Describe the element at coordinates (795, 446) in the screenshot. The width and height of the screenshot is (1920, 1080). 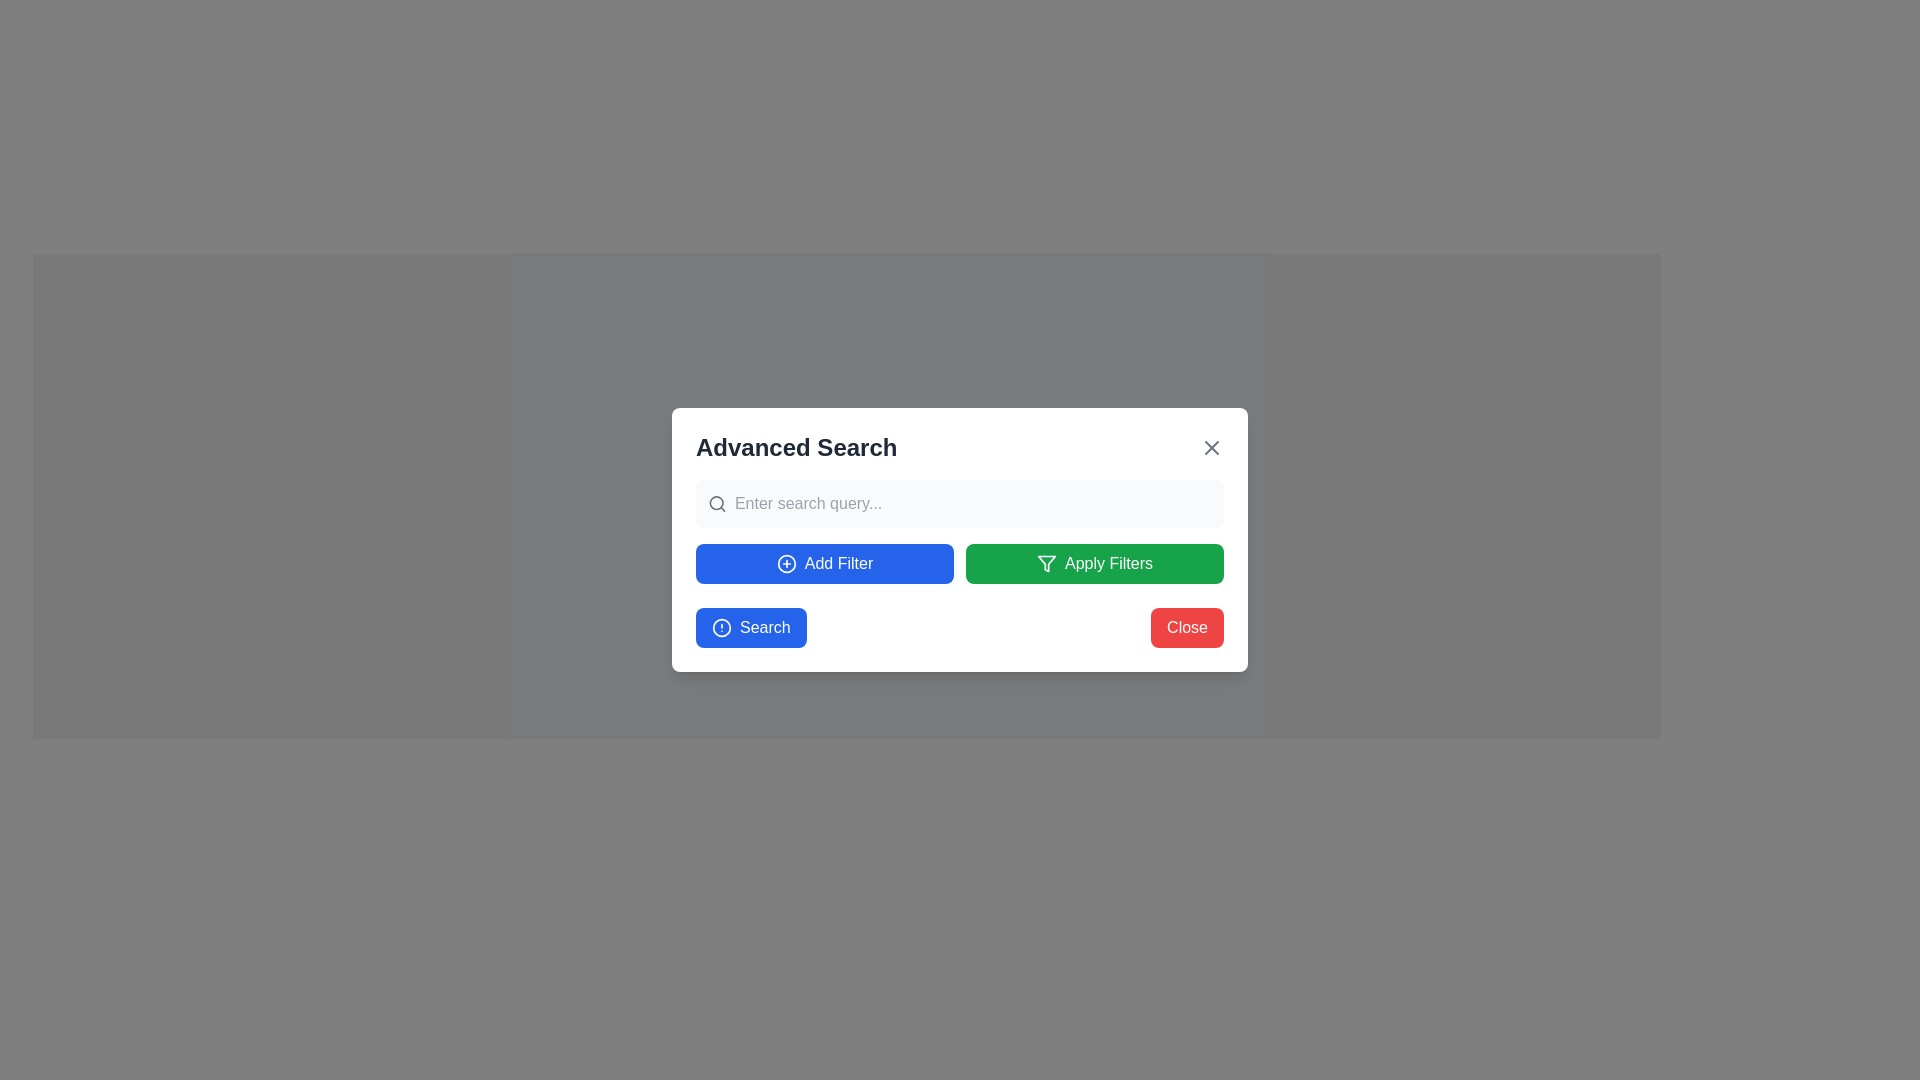
I see `the bold text label 'Advanced Search', which is prominently positioned at the top left corner of the dialog box` at that location.